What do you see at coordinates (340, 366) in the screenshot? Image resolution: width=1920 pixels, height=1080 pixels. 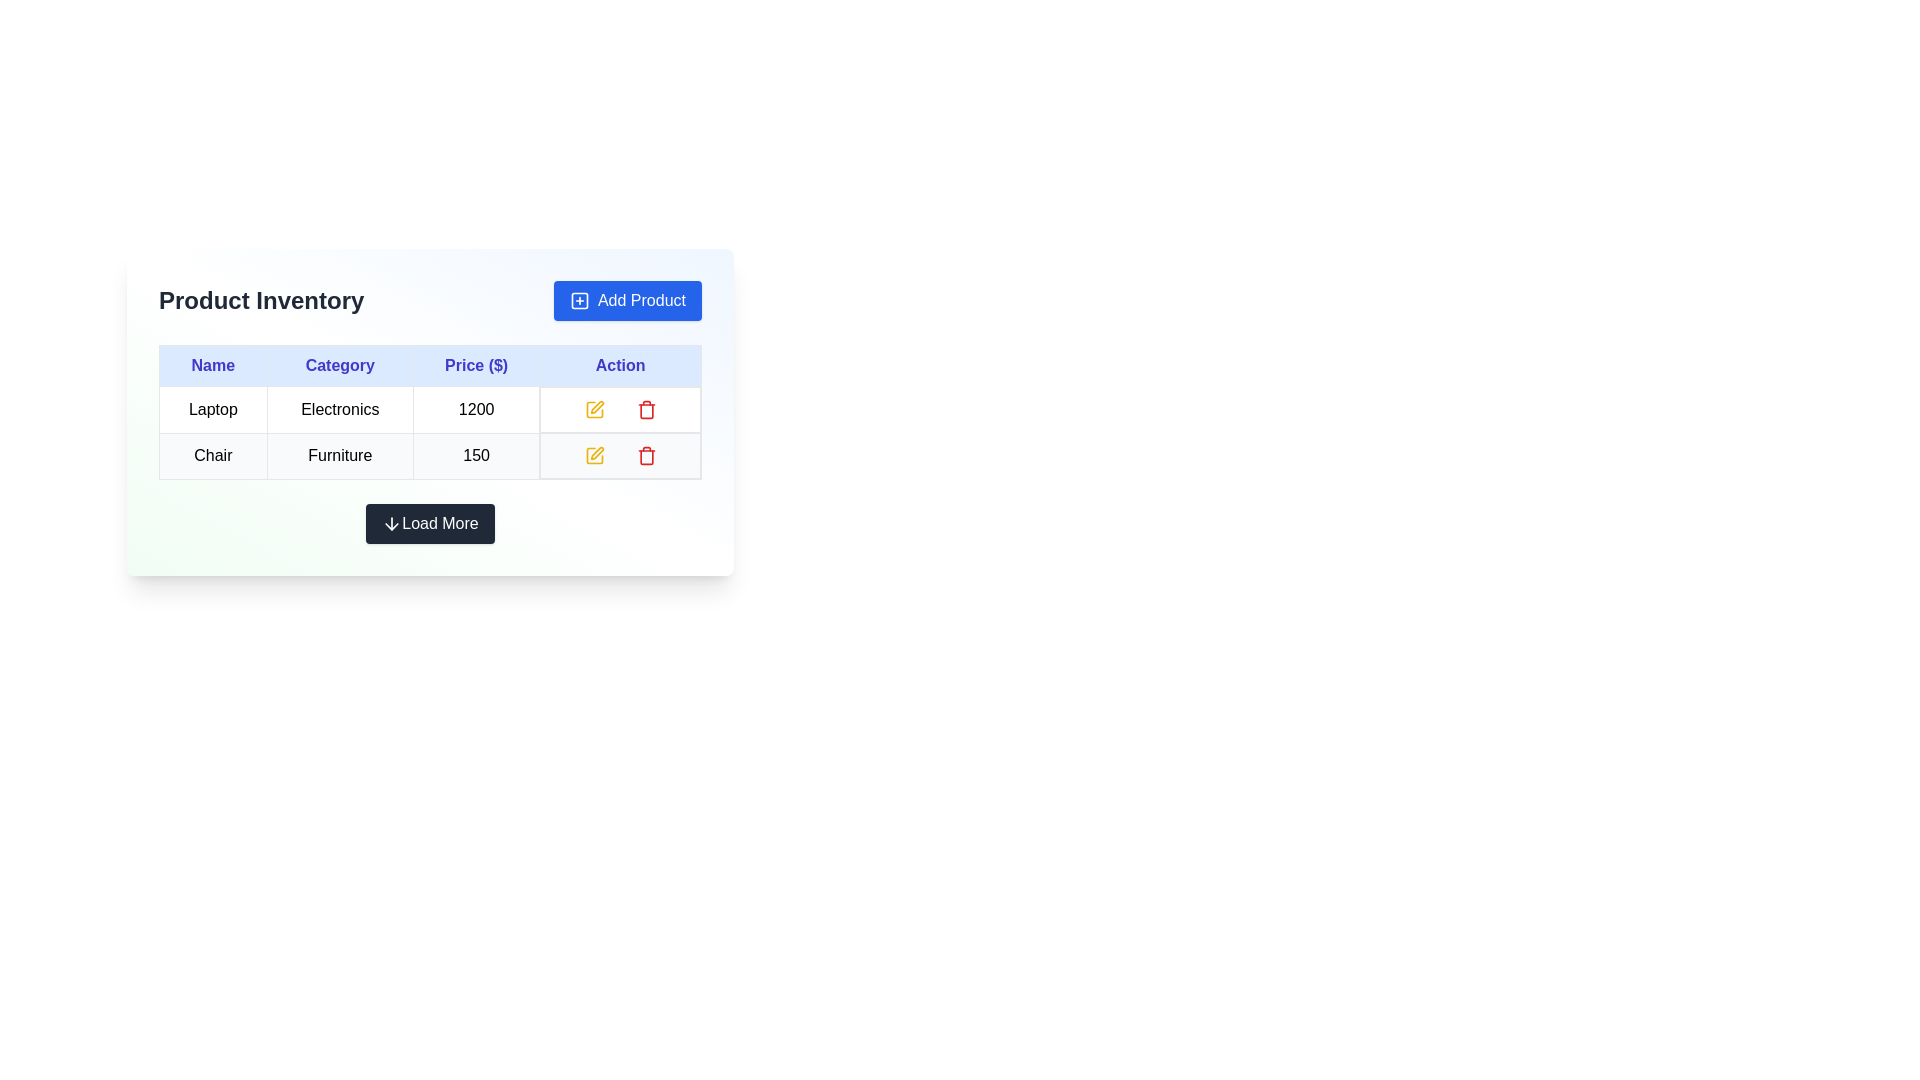 I see `the header label indicating the category of products in the table, located between the 'Name' and 'Price ($)' labels` at bounding box center [340, 366].